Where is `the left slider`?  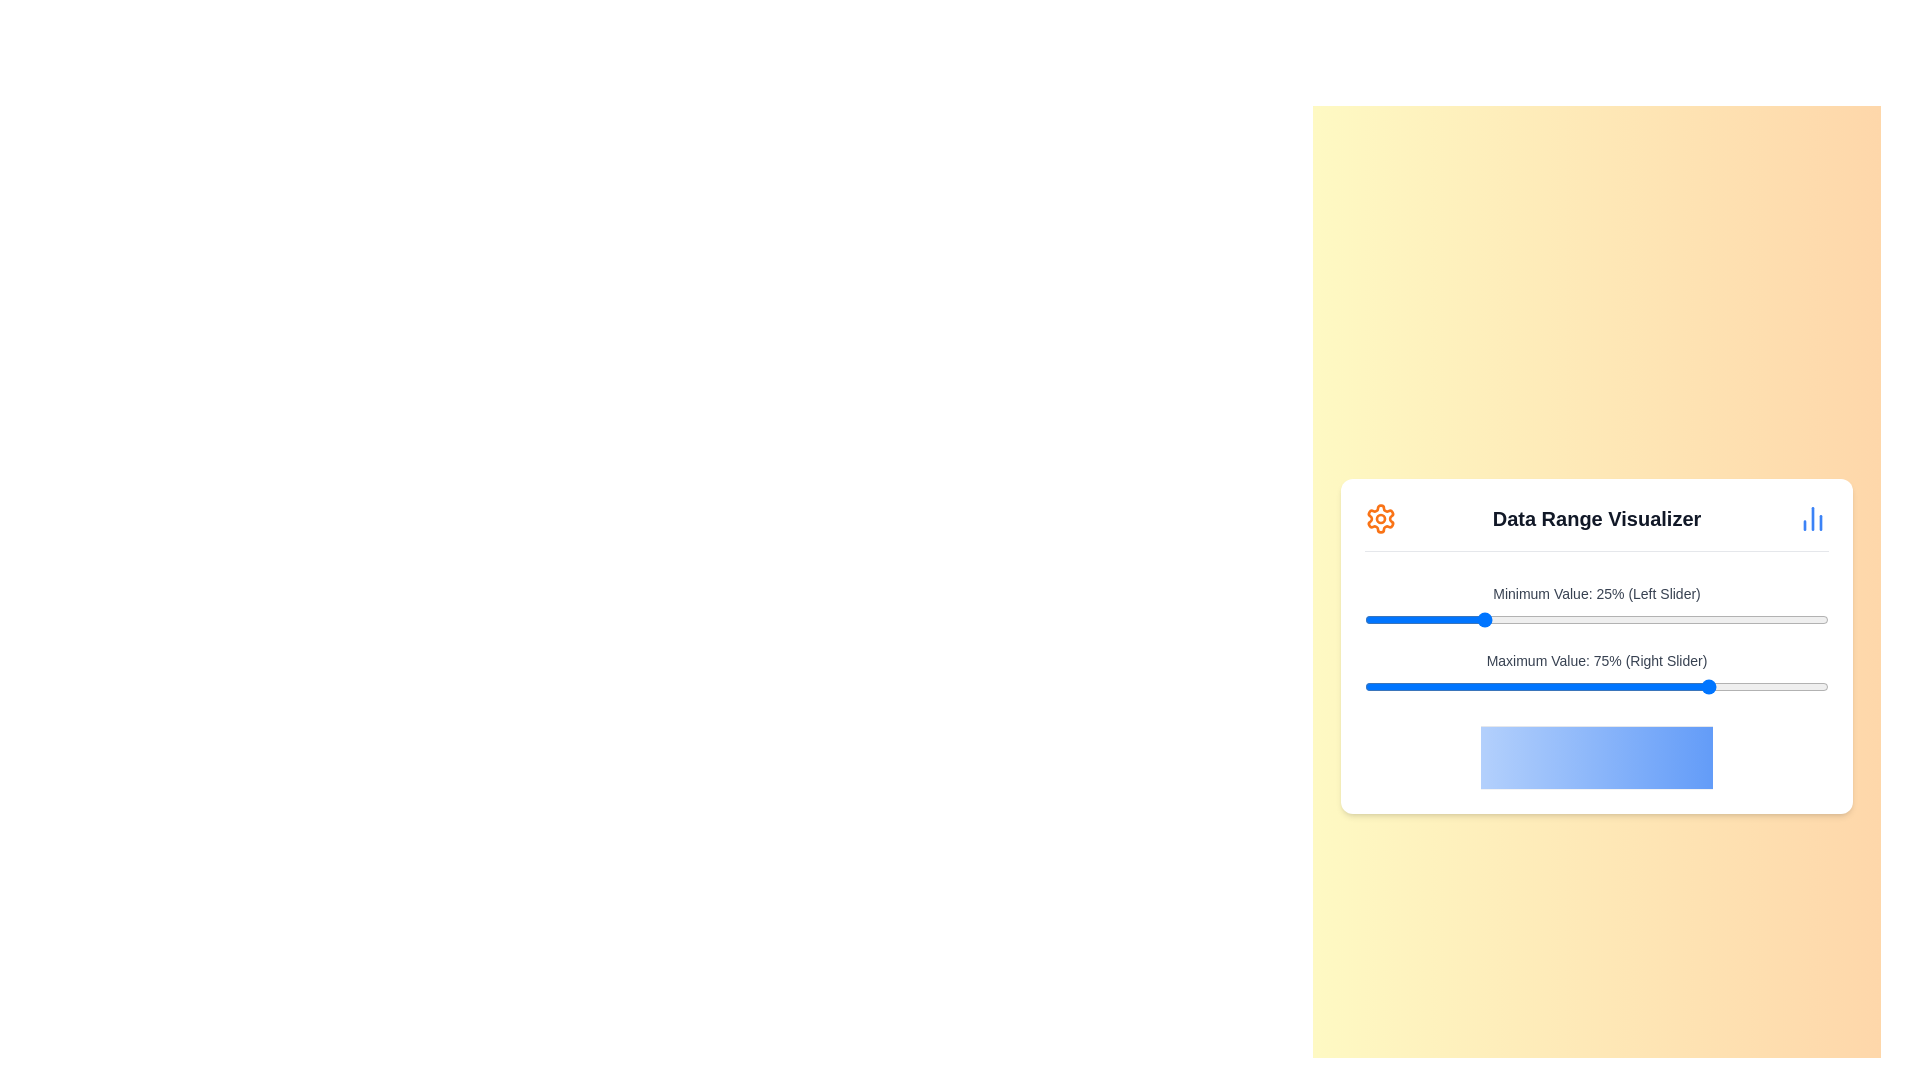 the left slider is located at coordinates (1824, 618).